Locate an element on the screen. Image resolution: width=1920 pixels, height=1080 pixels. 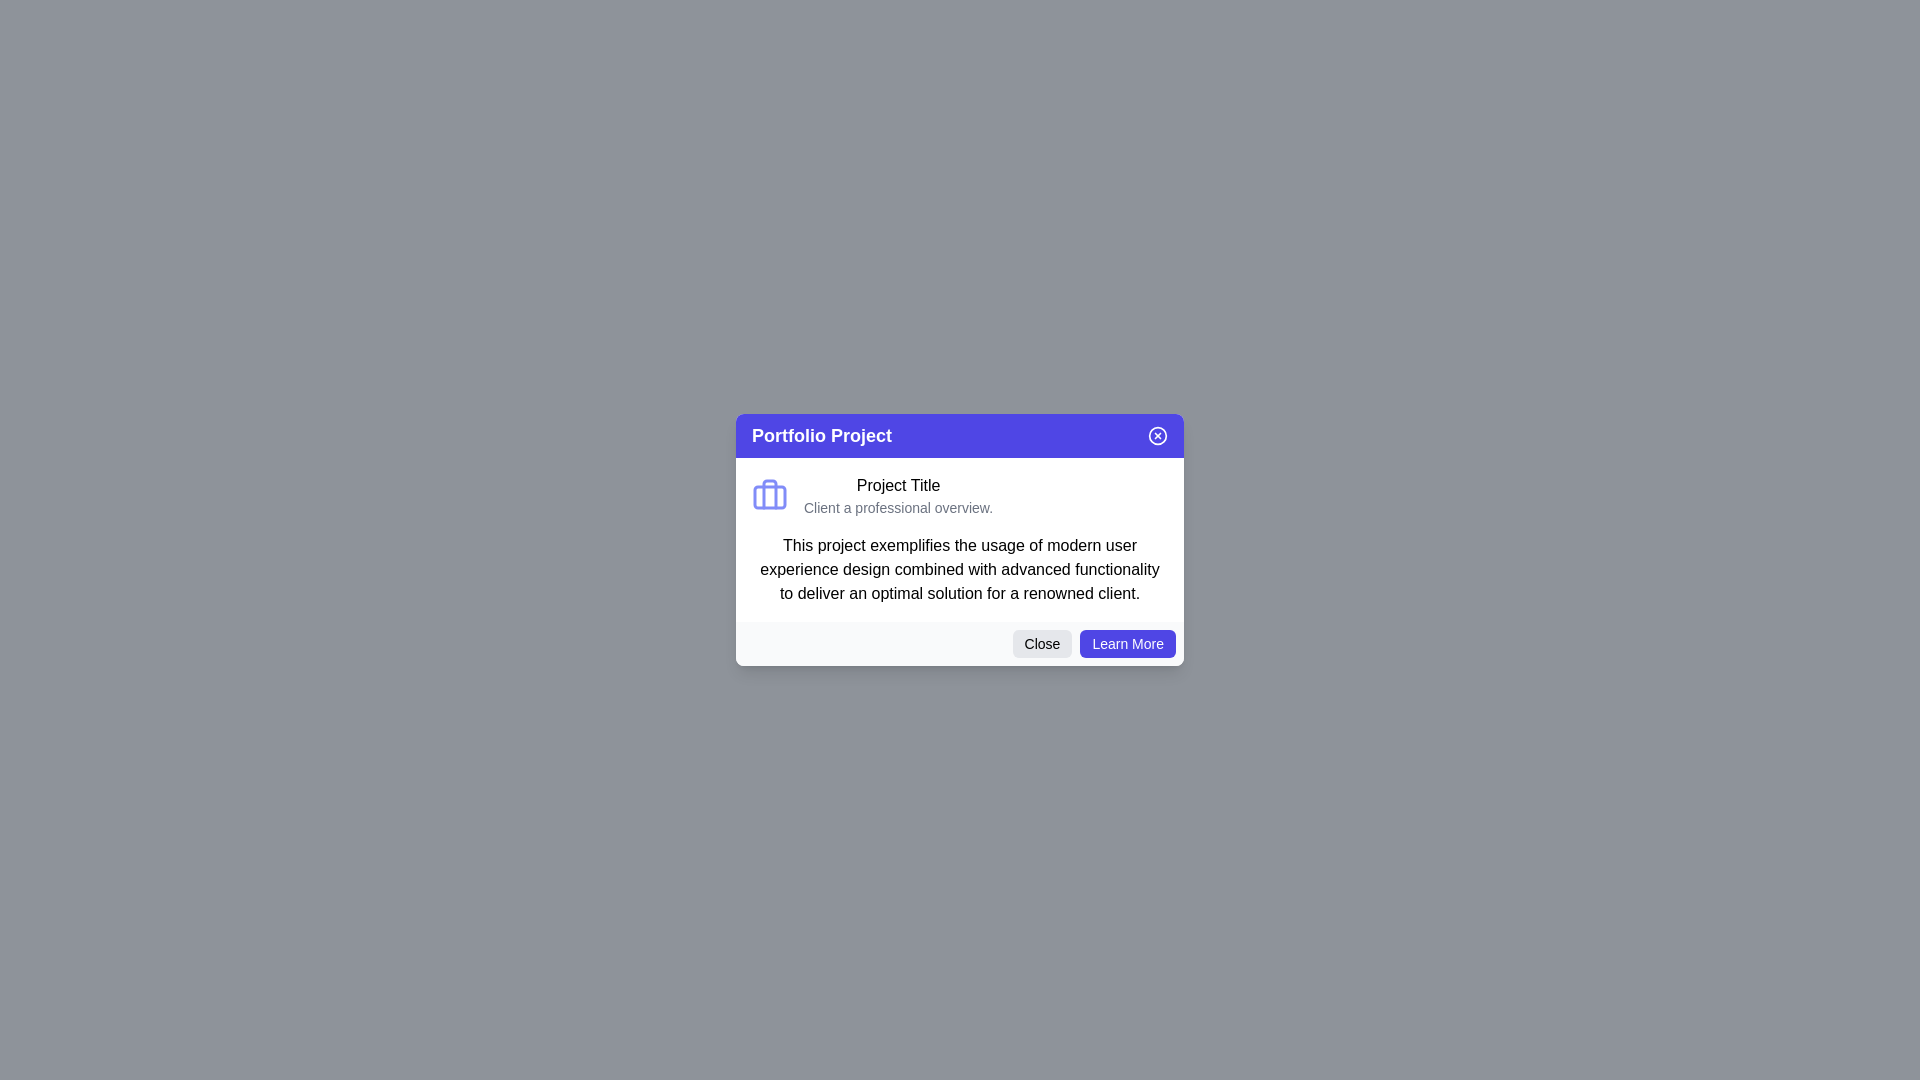
the 'Close' button with rounded corners, which has a light gray background and changes shade on hover is located at coordinates (1041, 644).